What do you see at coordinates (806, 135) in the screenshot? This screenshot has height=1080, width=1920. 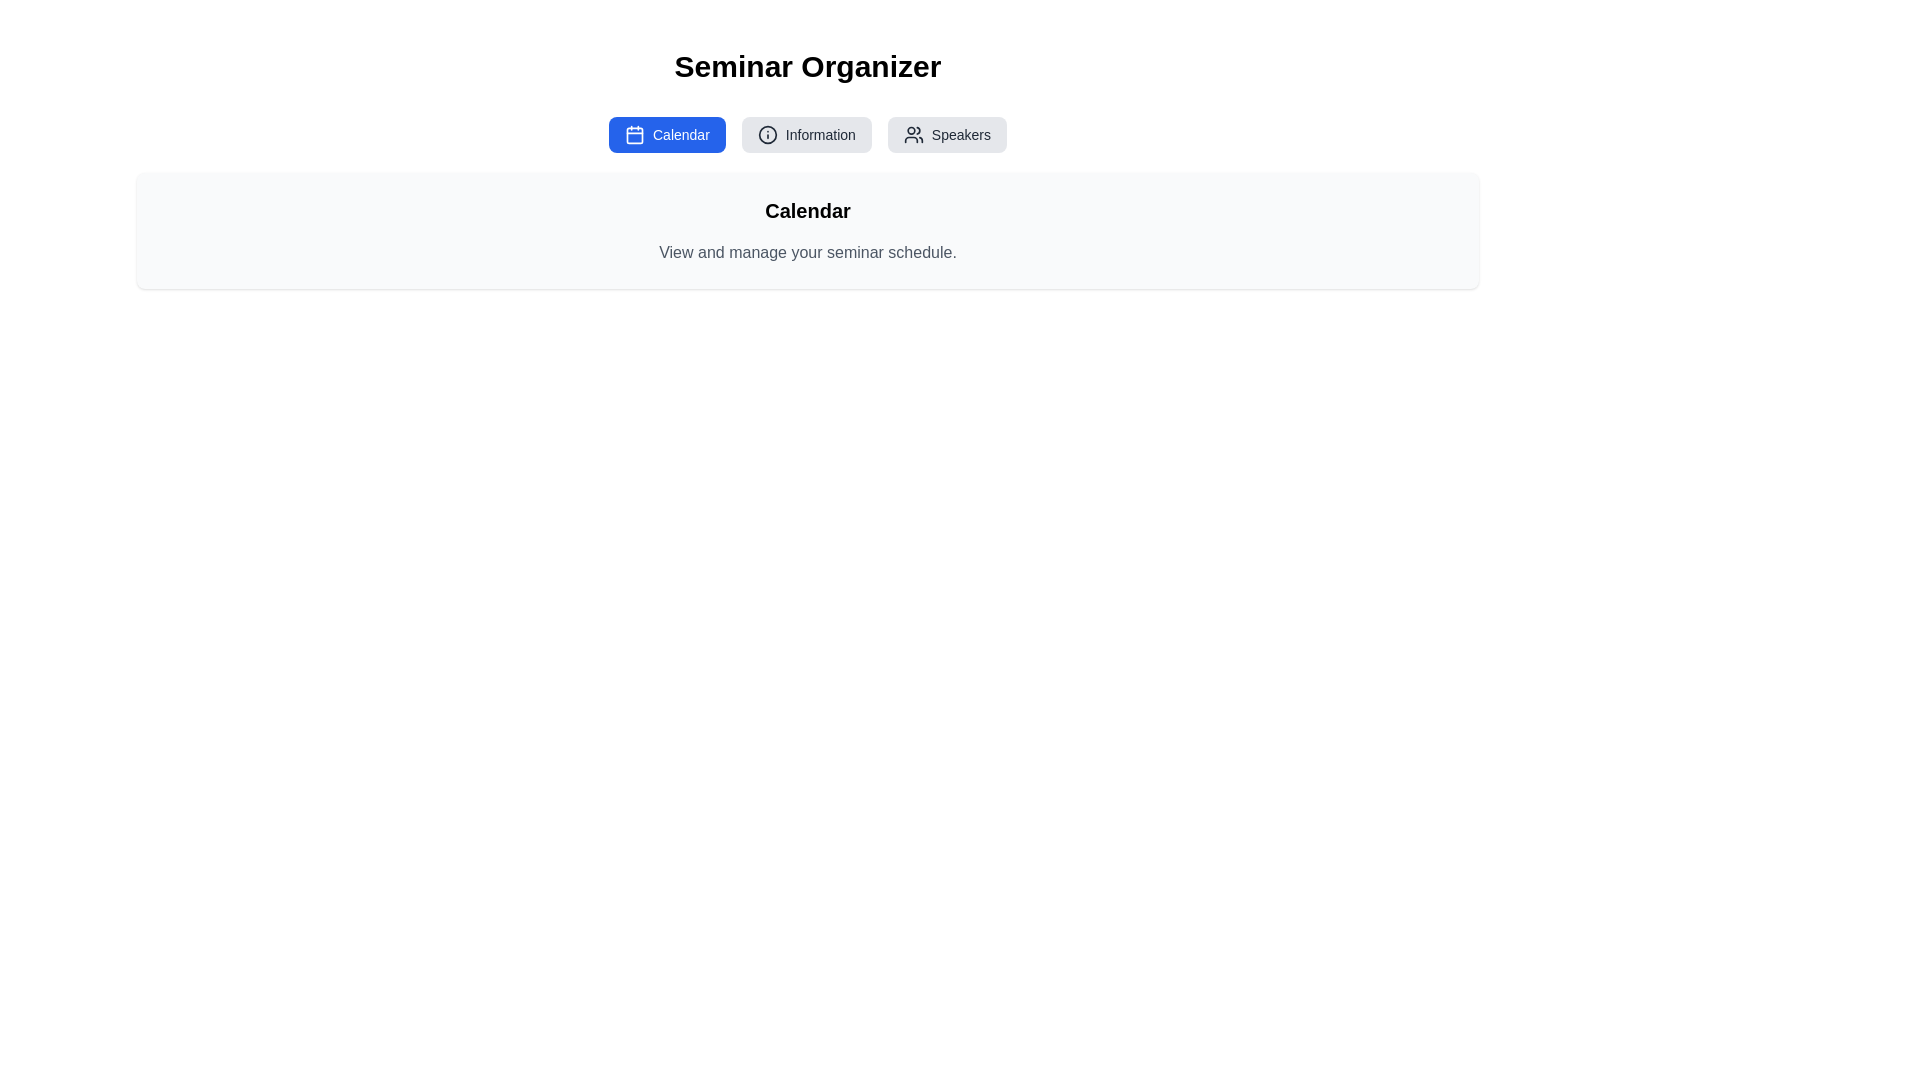 I see `the Information tab` at bounding box center [806, 135].